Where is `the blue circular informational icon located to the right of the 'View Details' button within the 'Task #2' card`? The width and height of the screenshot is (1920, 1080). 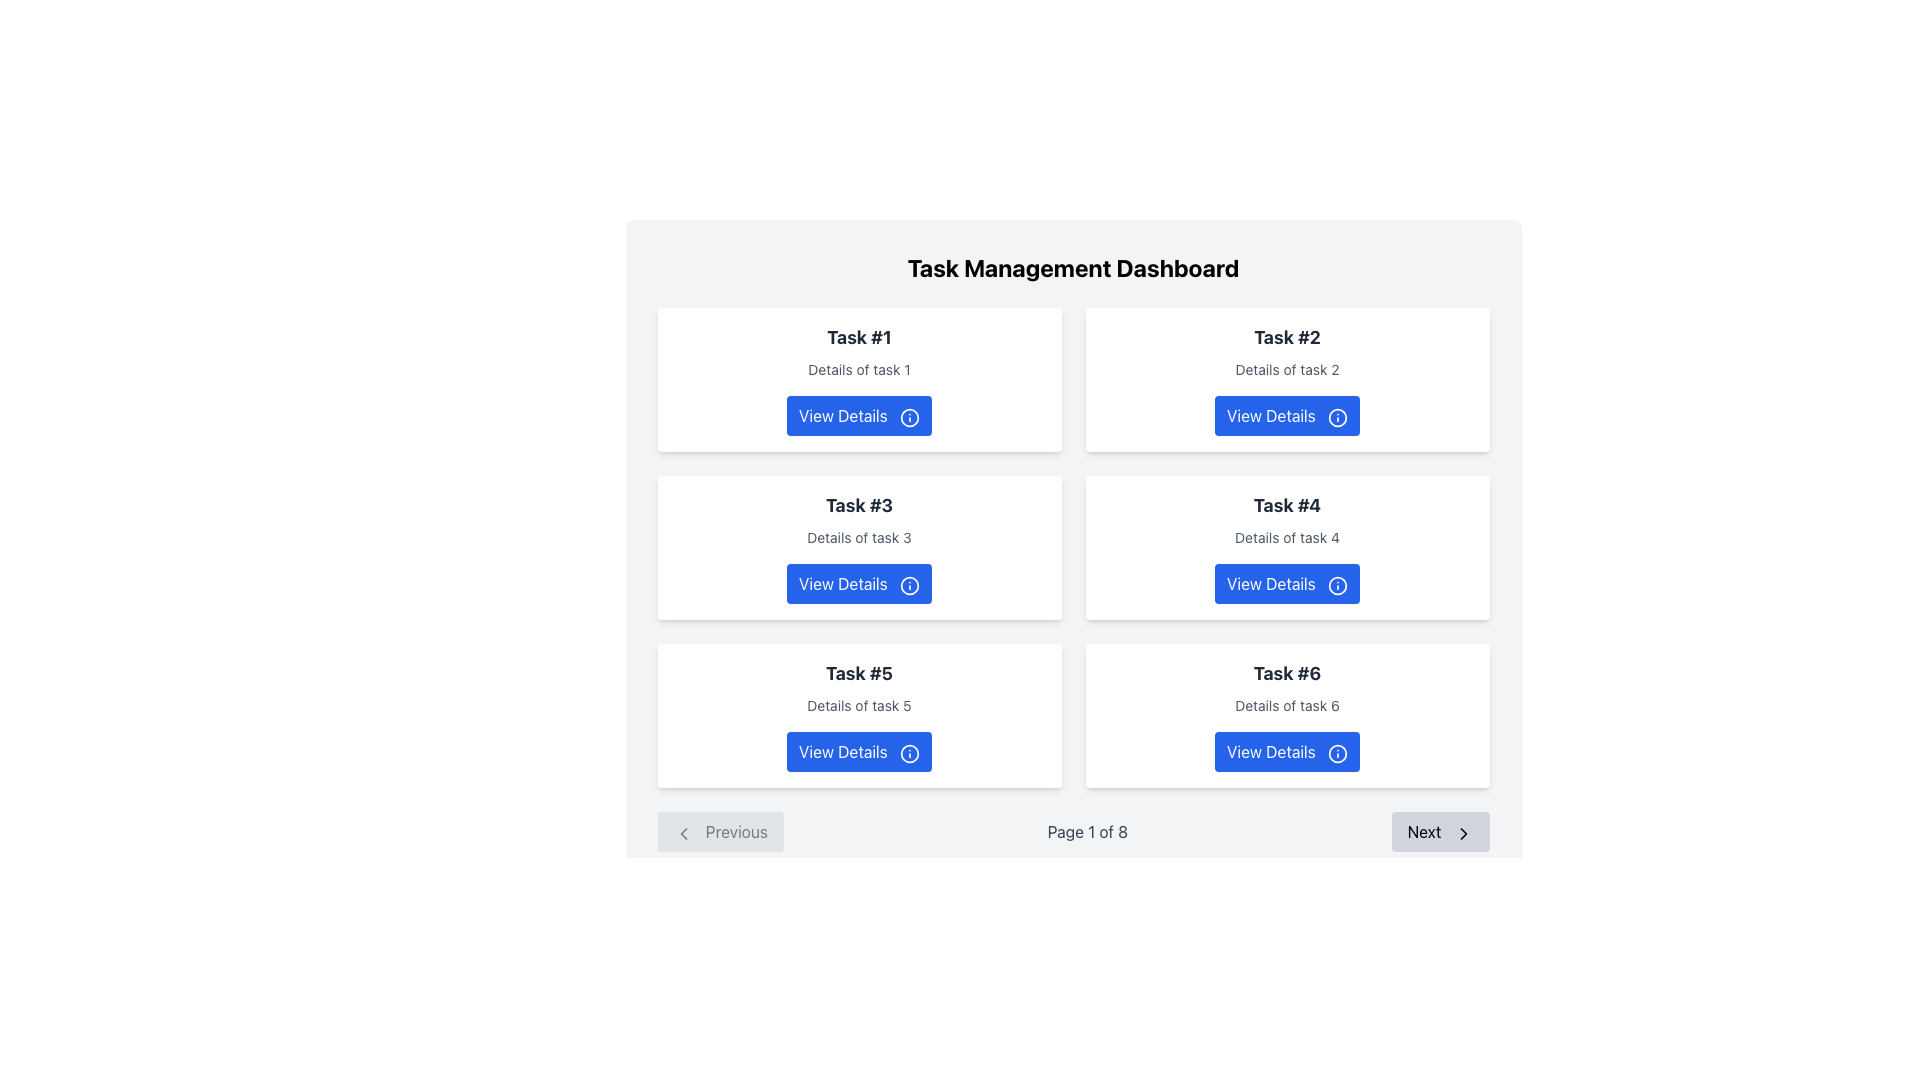 the blue circular informational icon located to the right of the 'View Details' button within the 'Task #2' card is located at coordinates (1338, 416).